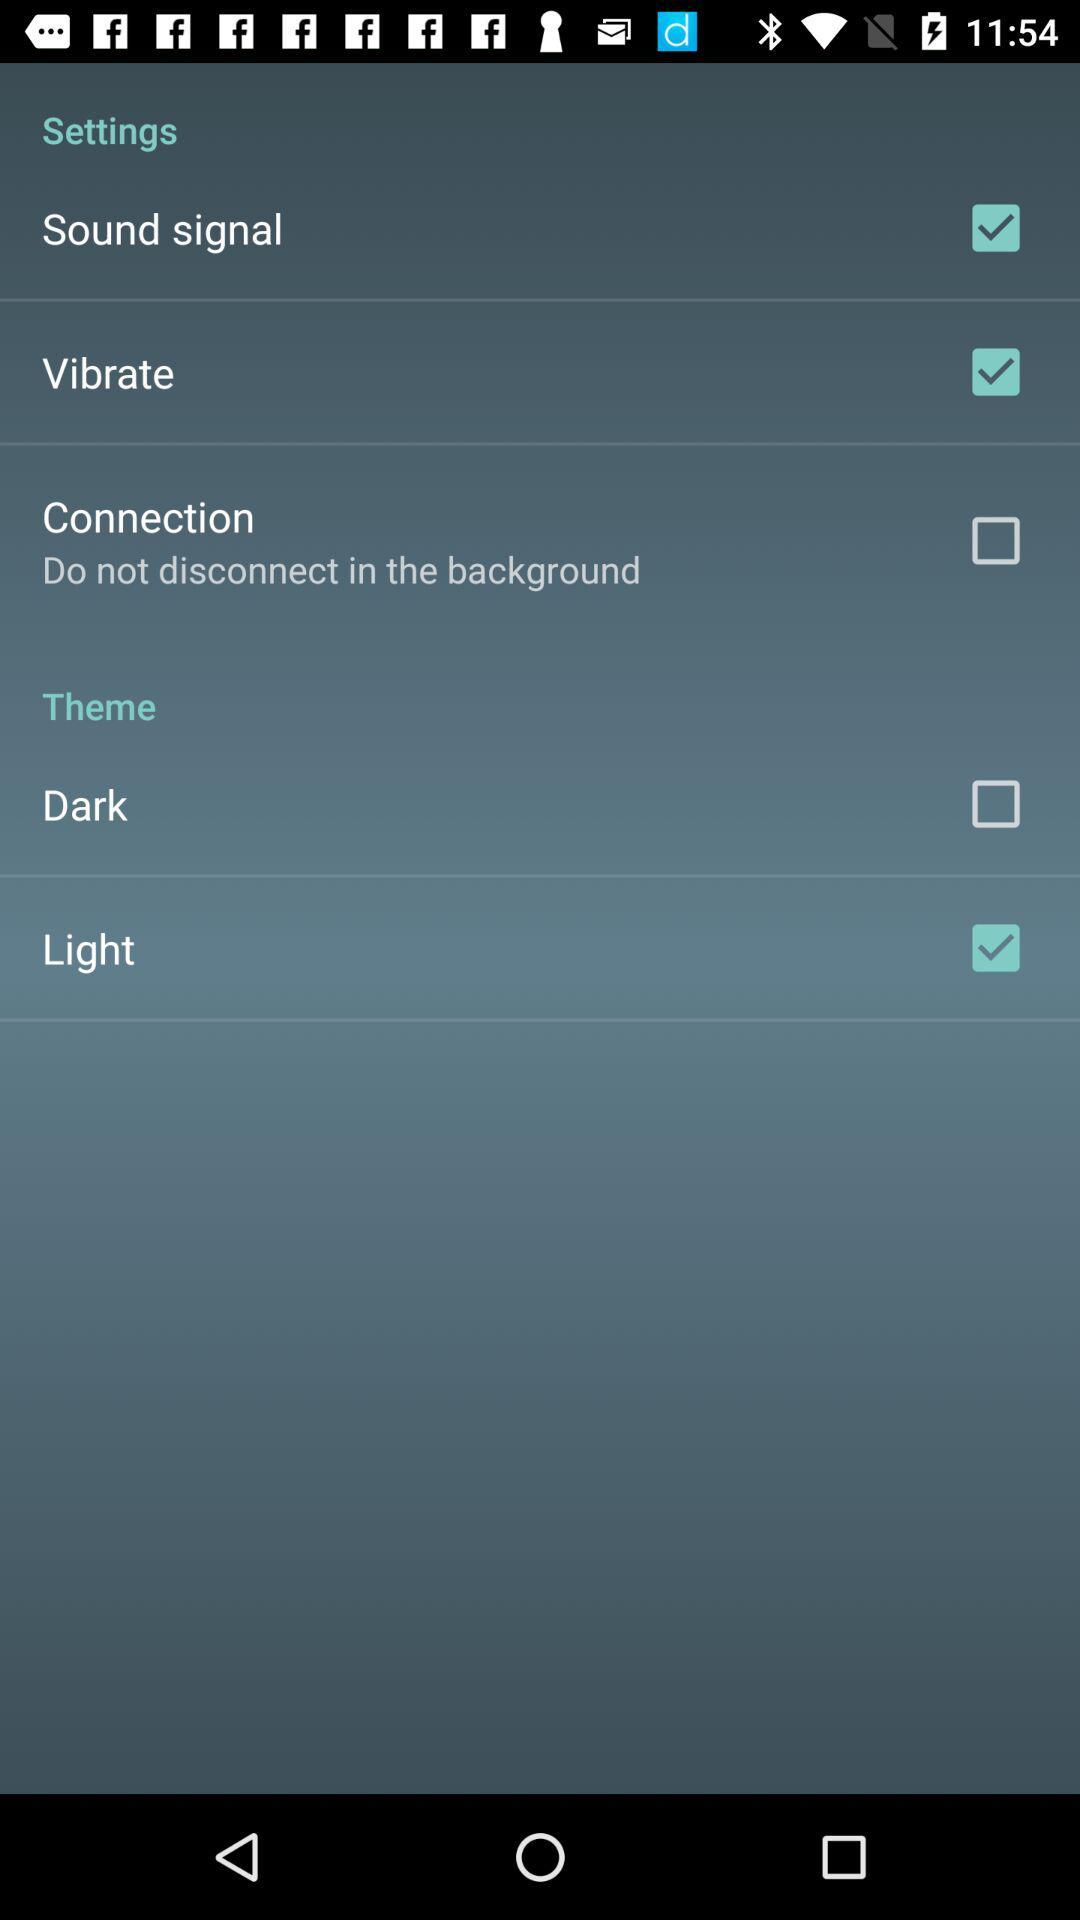 The width and height of the screenshot is (1080, 1920). Describe the element at coordinates (83, 804) in the screenshot. I see `icon below the theme app` at that location.